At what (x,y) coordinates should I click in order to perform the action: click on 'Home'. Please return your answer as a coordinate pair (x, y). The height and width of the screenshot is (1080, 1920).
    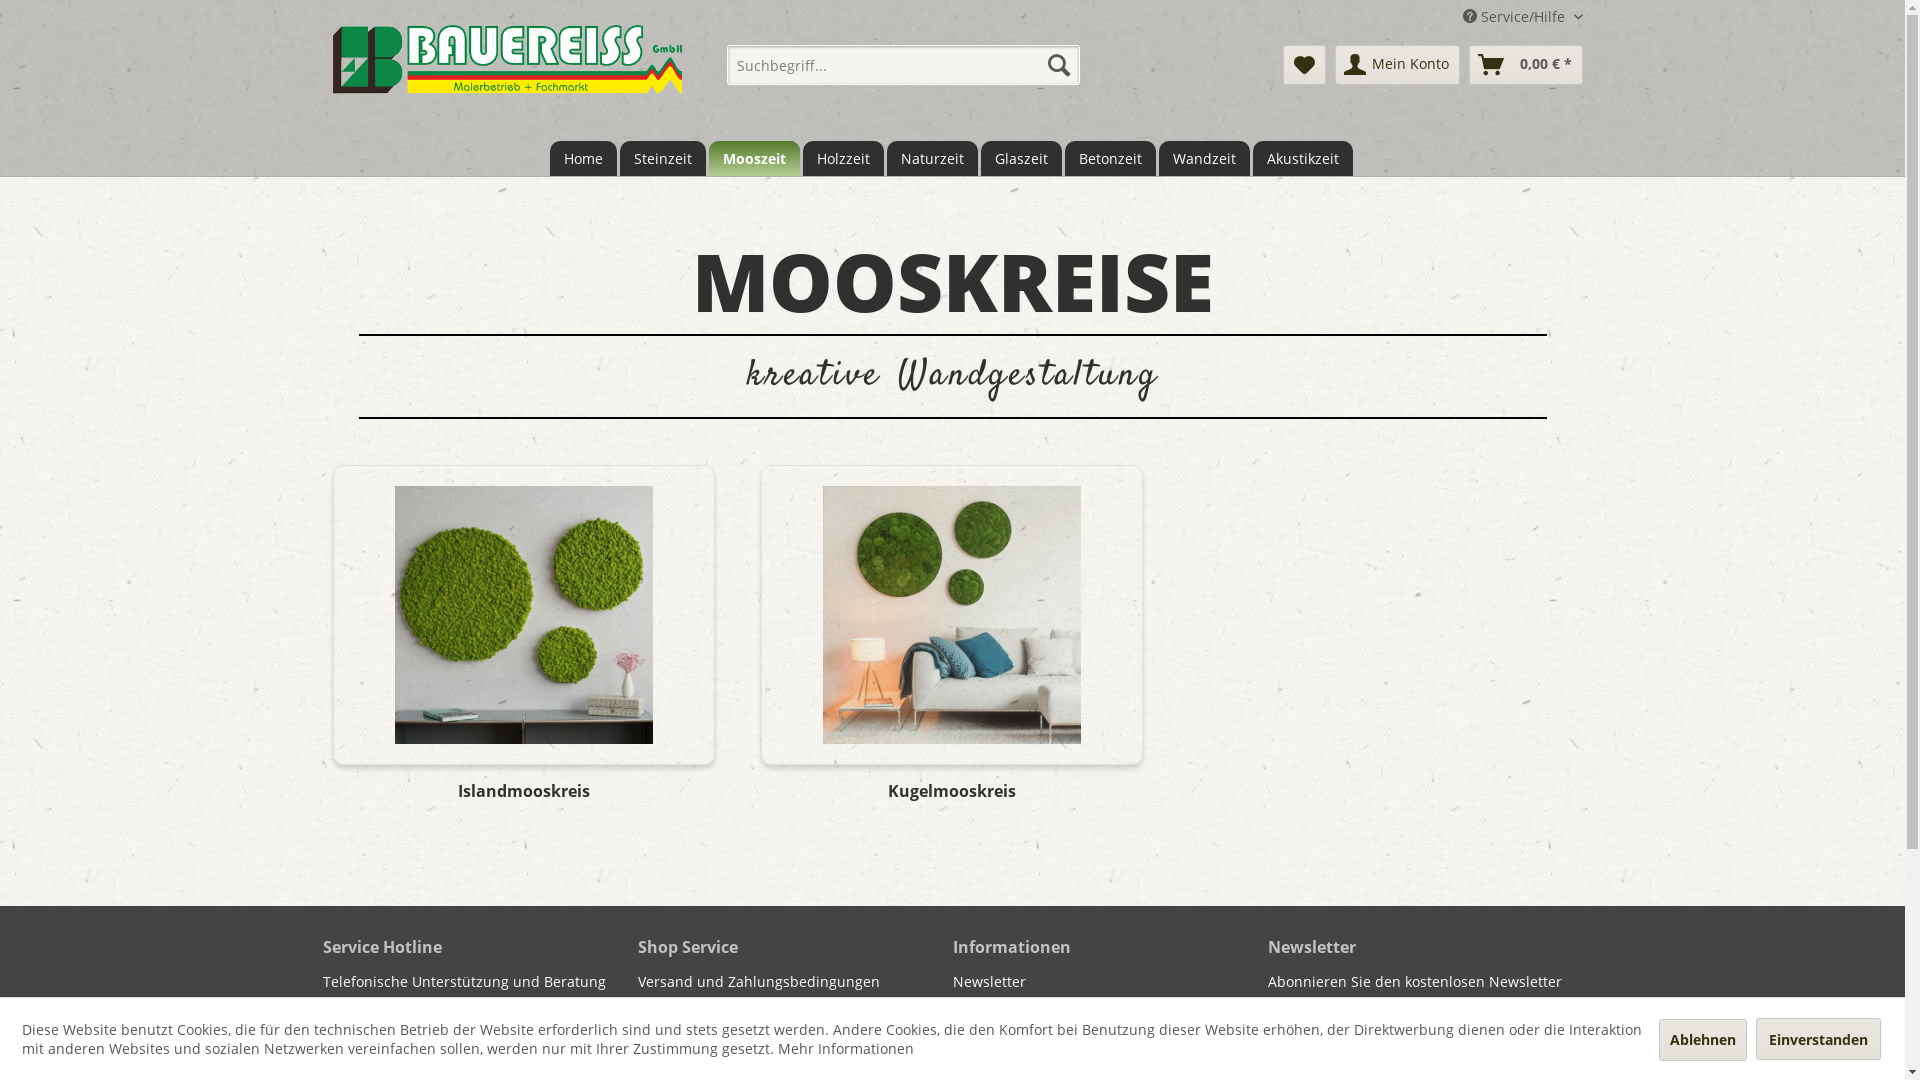
    Looking at the image, I should click on (550, 157).